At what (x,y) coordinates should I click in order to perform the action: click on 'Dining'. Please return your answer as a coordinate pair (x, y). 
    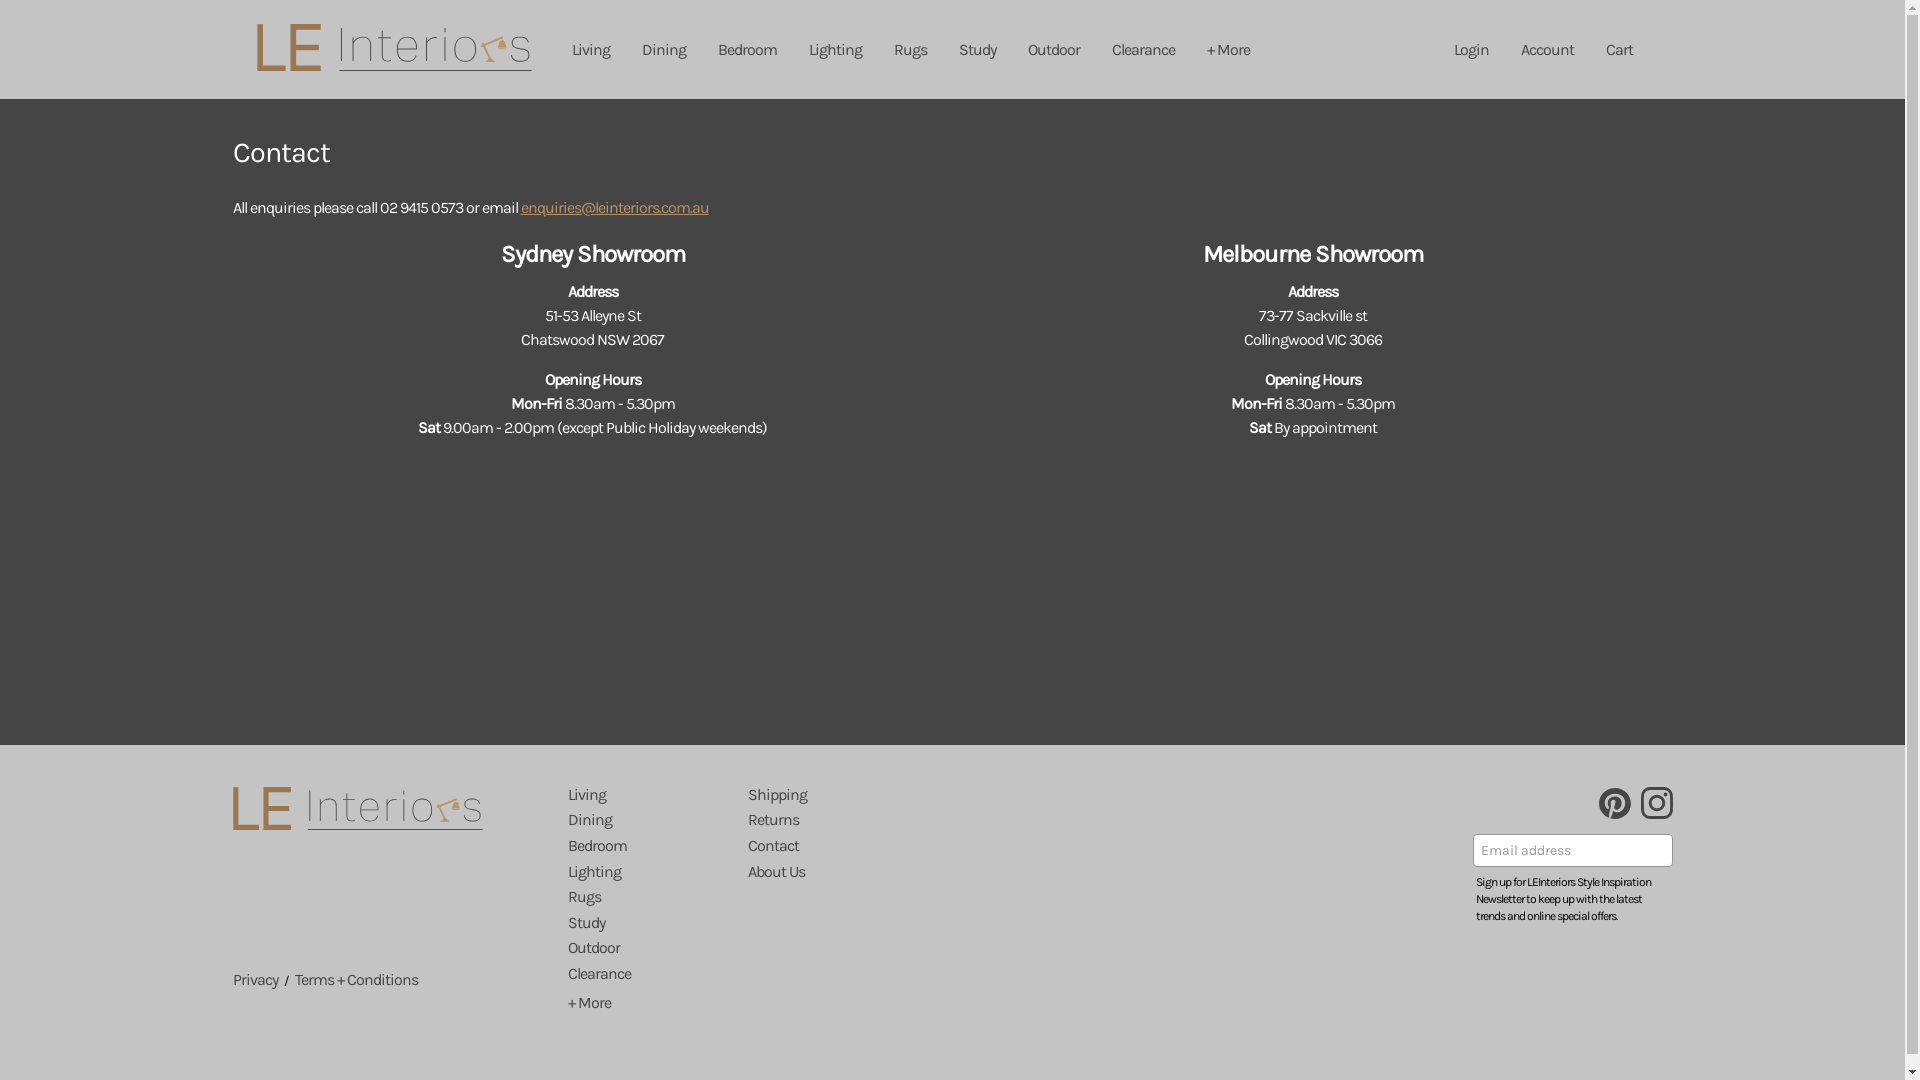
    Looking at the image, I should click on (589, 819).